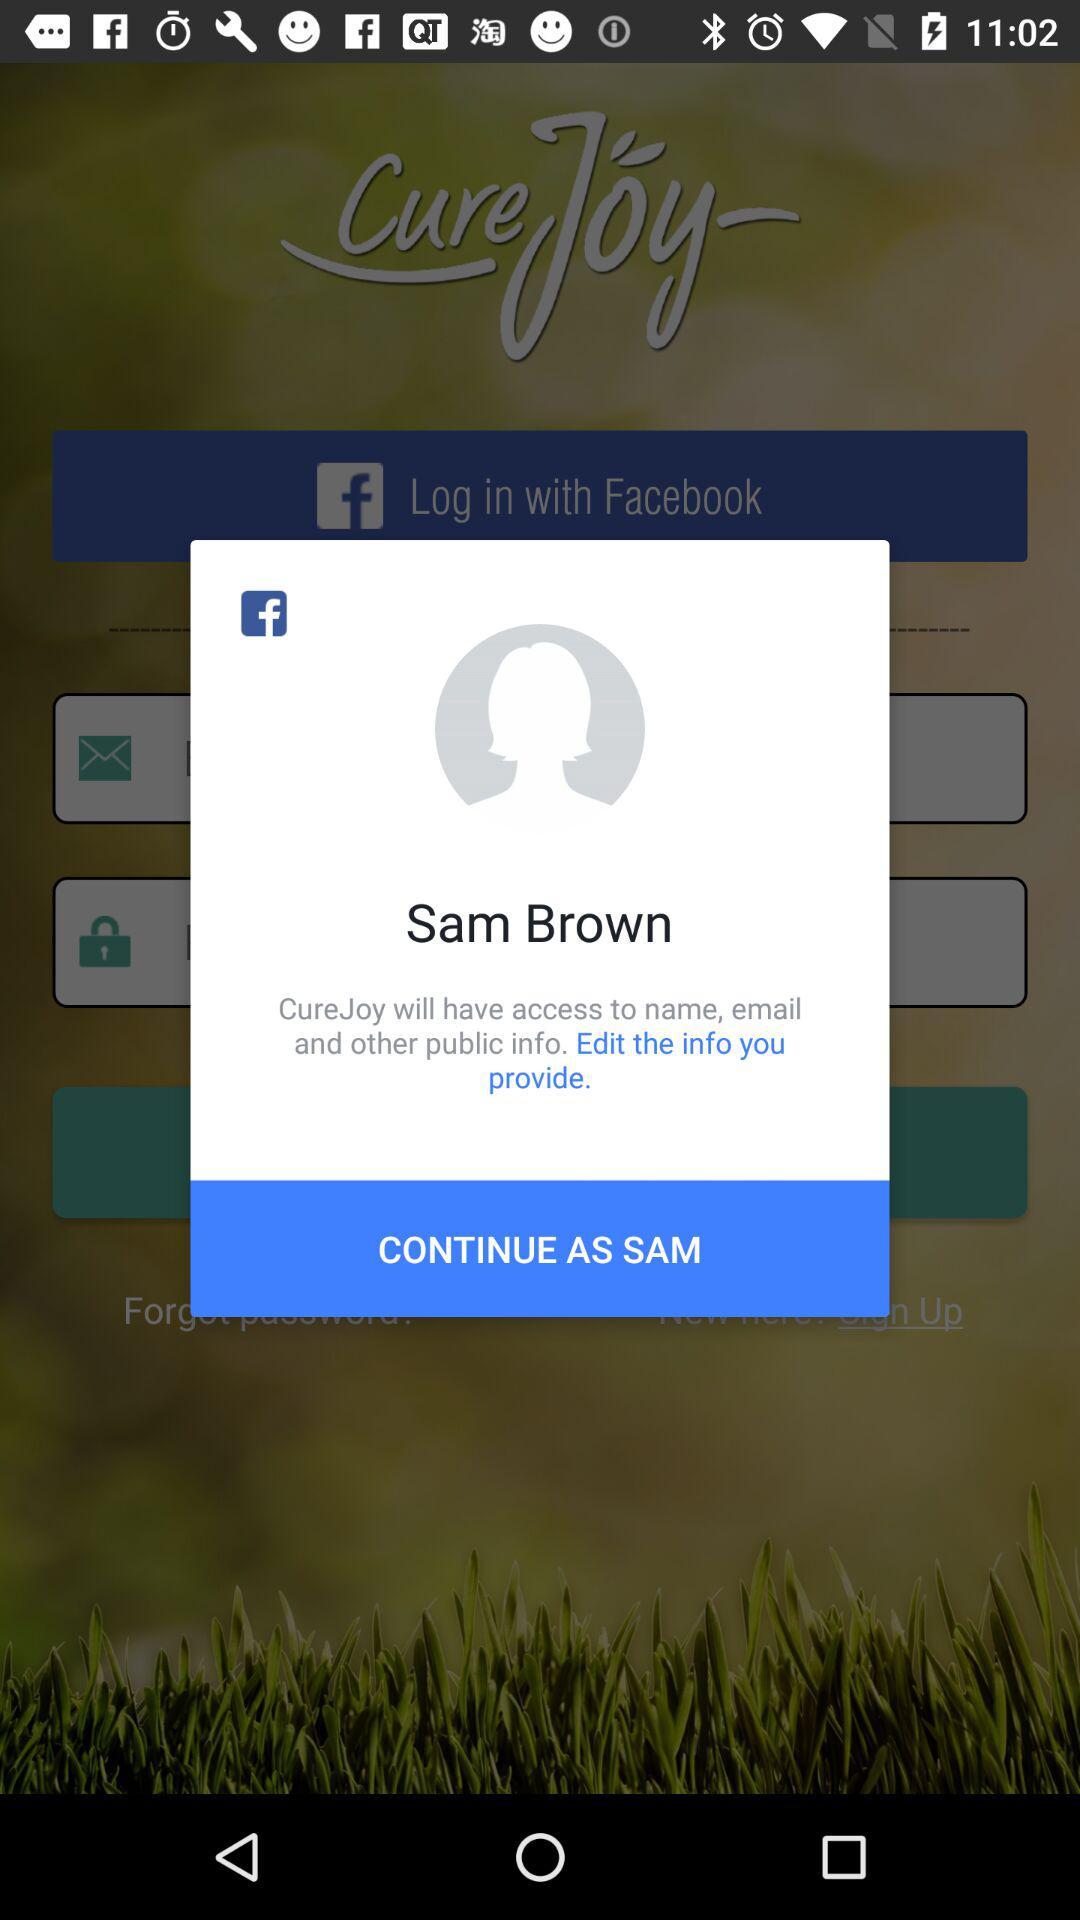 The width and height of the screenshot is (1080, 1920). What do you see at coordinates (540, 1041) in the screenshot?
I see `icon below sam brown icon` at bounding box center [540, 1041].